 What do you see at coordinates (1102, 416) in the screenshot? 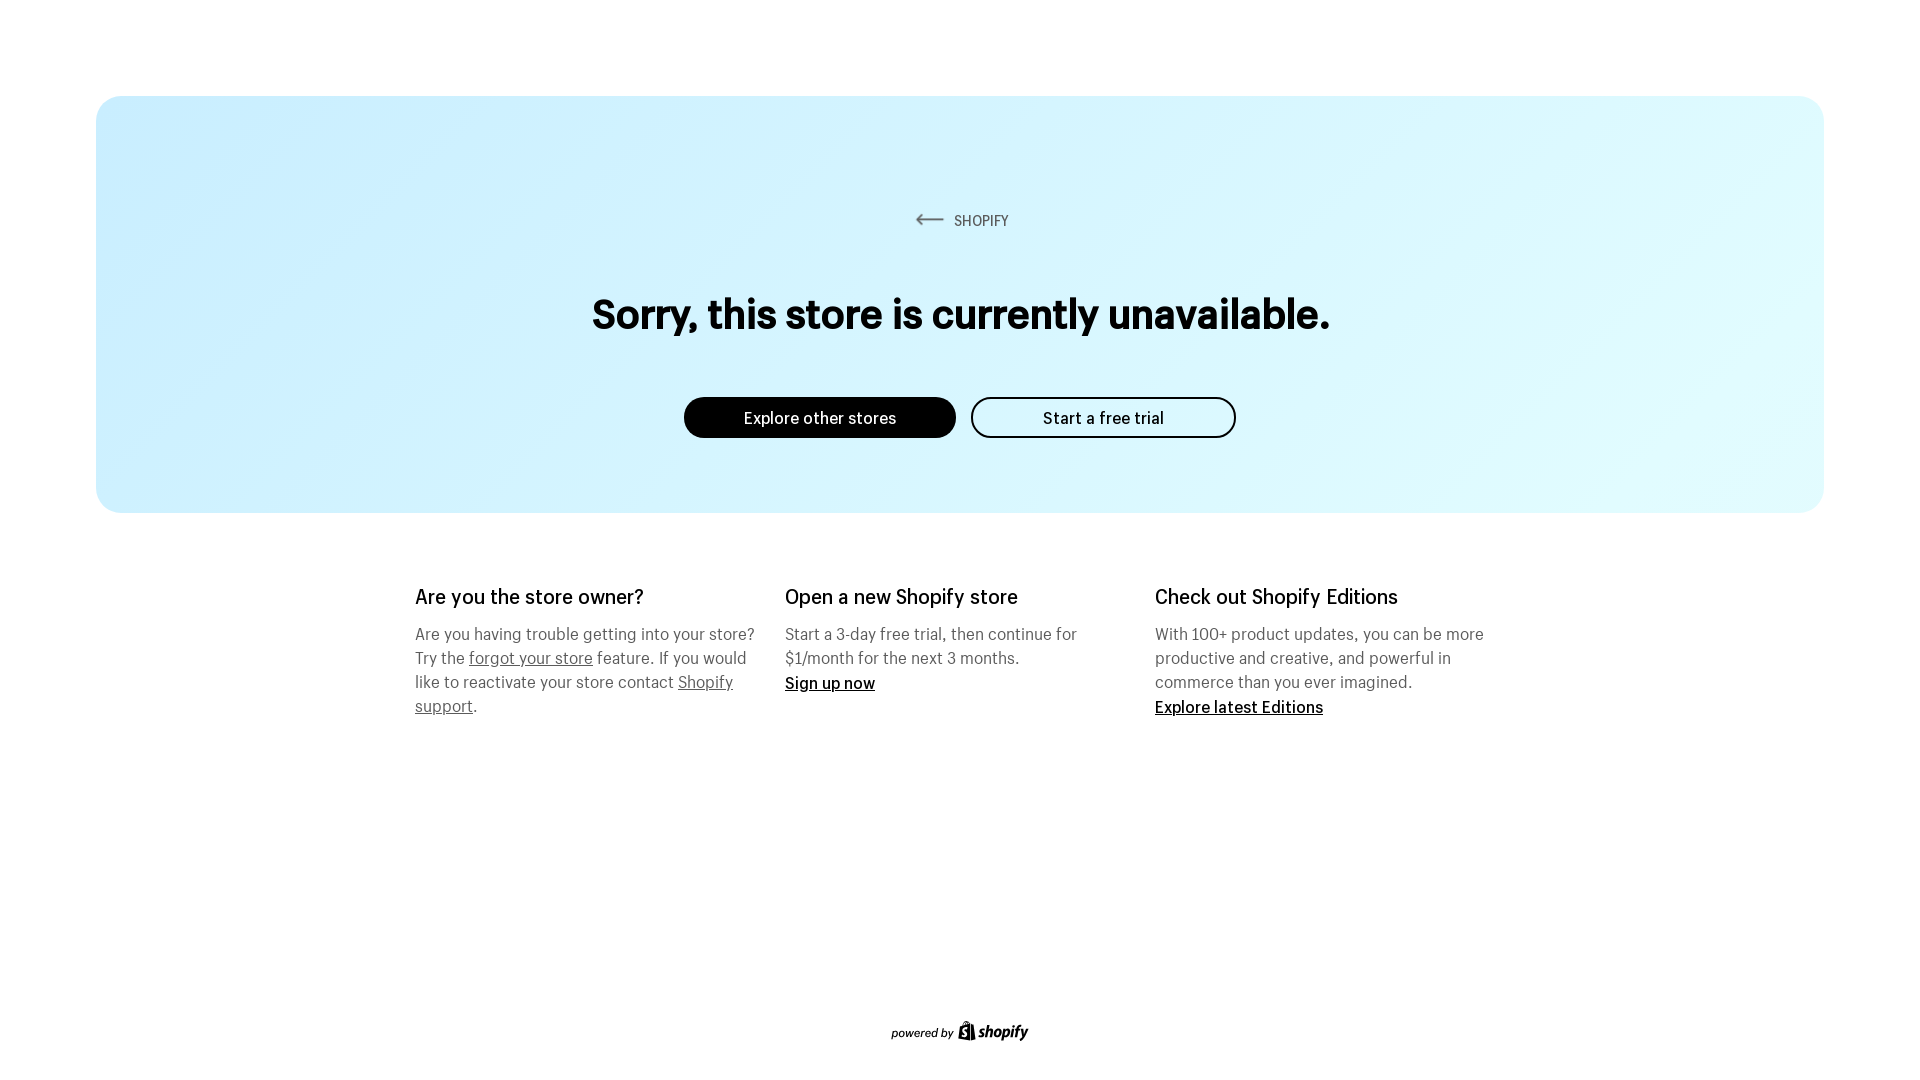
I see `'Start a free trial'` at bounding box center [1102, 416].